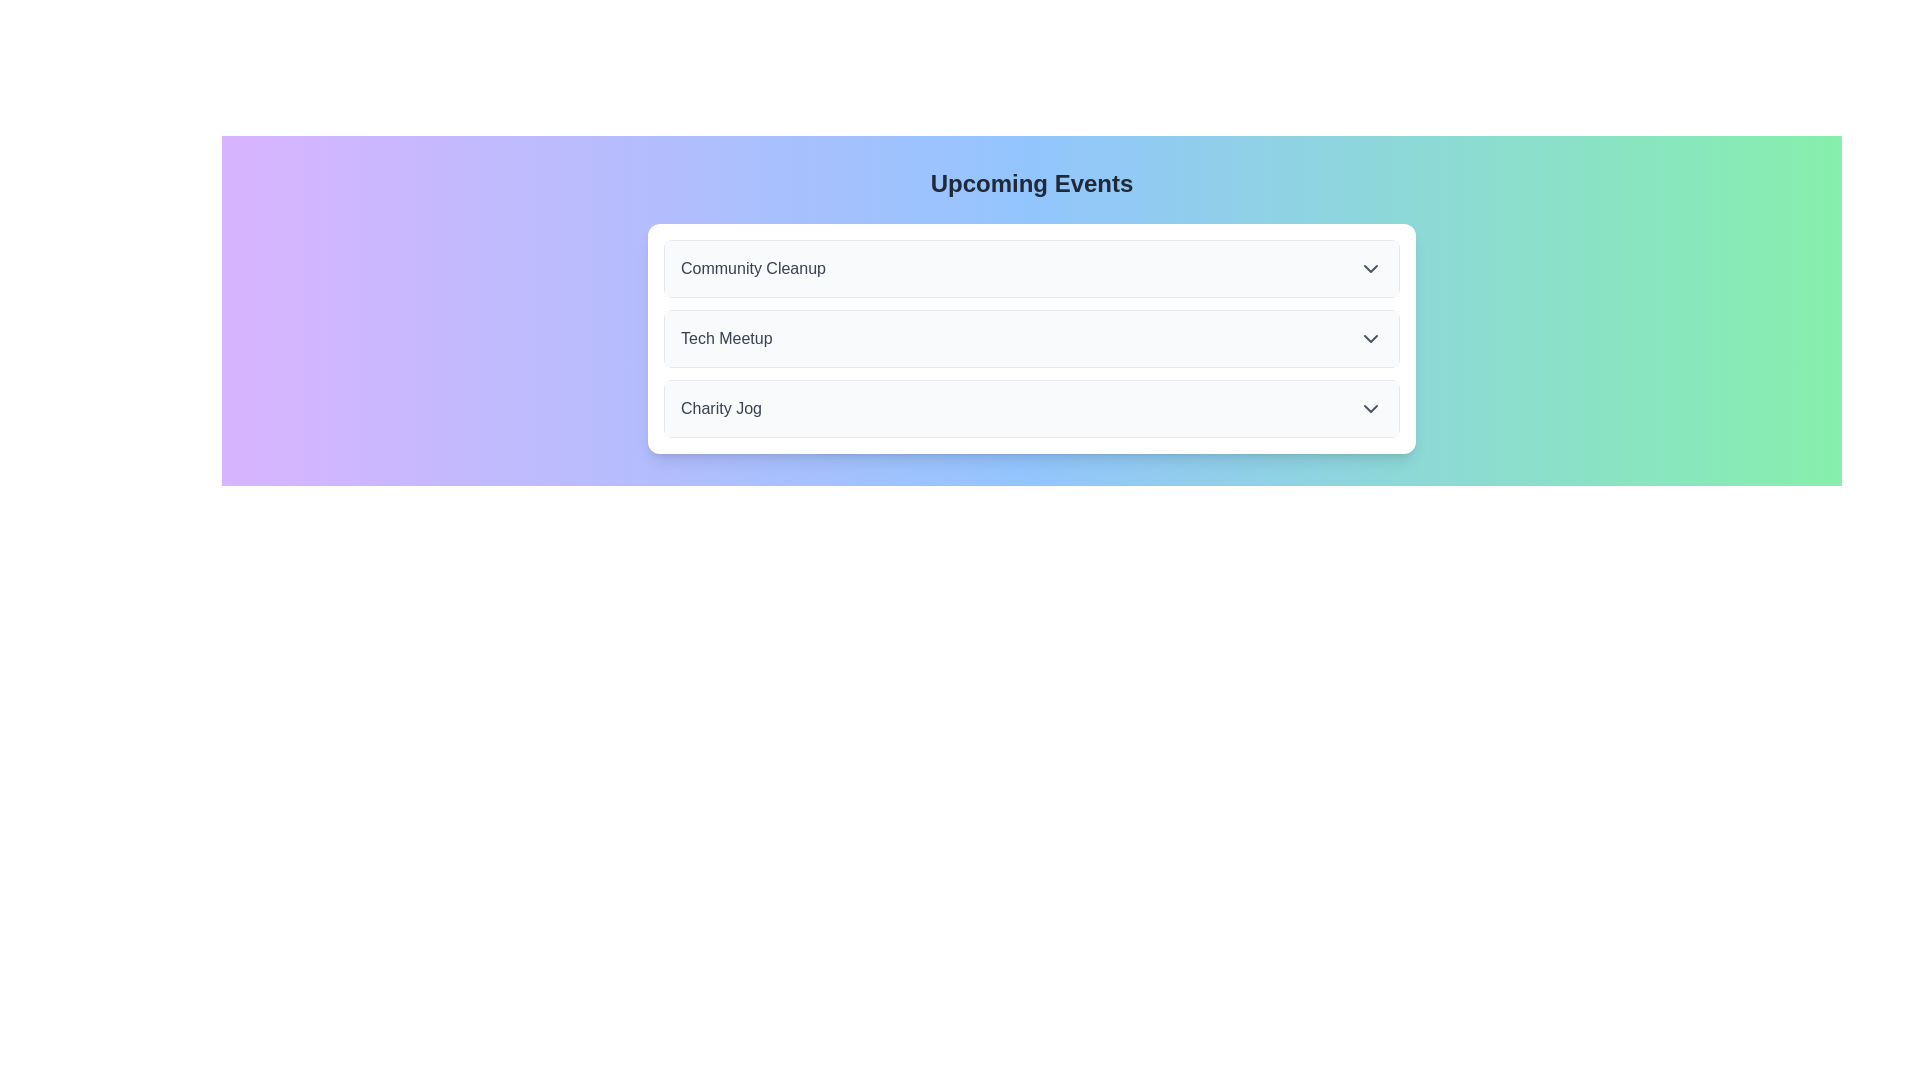 The width and height of the screenshot is (1920, 1080). What do you see at coordinates (1032, 338) in the screenshot?
I see `the second dropdown list item for 'Tech Meetup' located under 'Upcoming Events'` at bounding box center [1032, 338].